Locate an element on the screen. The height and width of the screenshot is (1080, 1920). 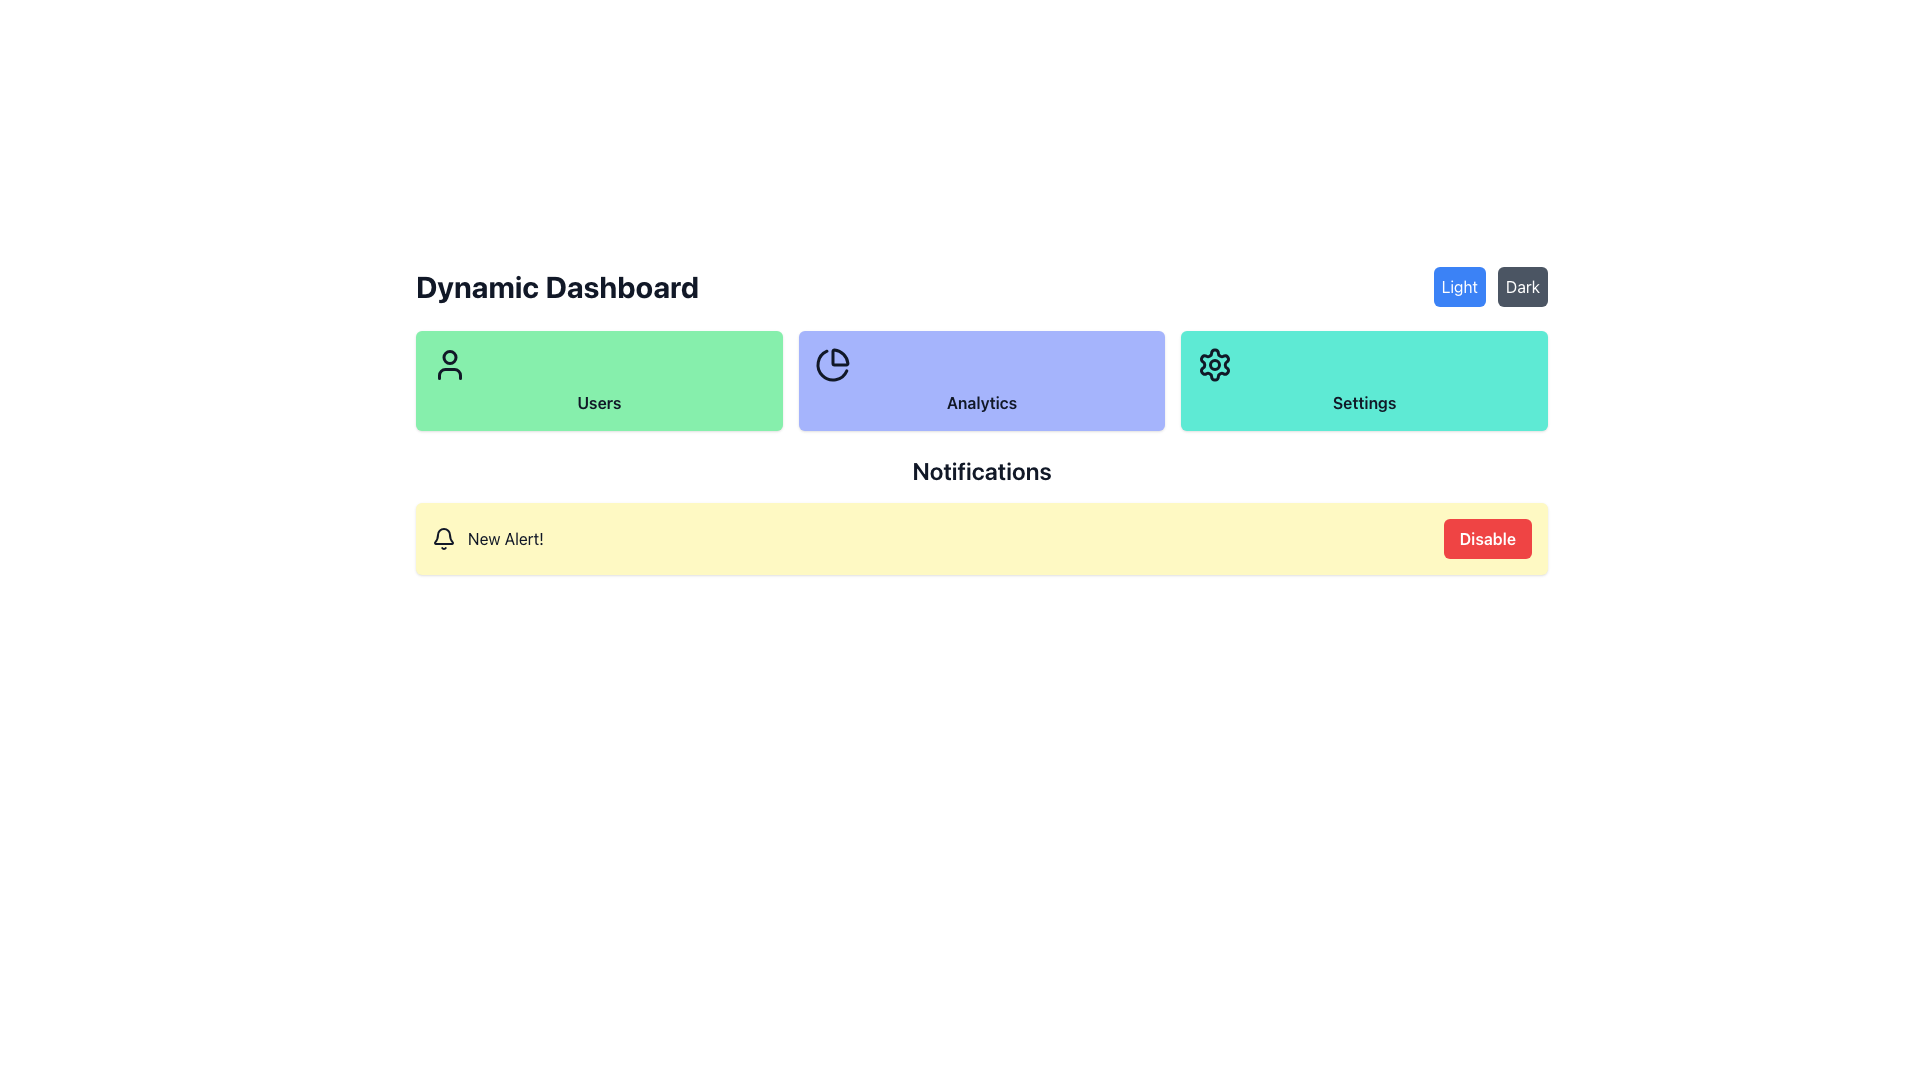
the 'Settings' button, which is the third button in a horizontal layout, positioned at the rightmost side adjacent to the 'Analytics' button is located at coordinates (1362, 381).